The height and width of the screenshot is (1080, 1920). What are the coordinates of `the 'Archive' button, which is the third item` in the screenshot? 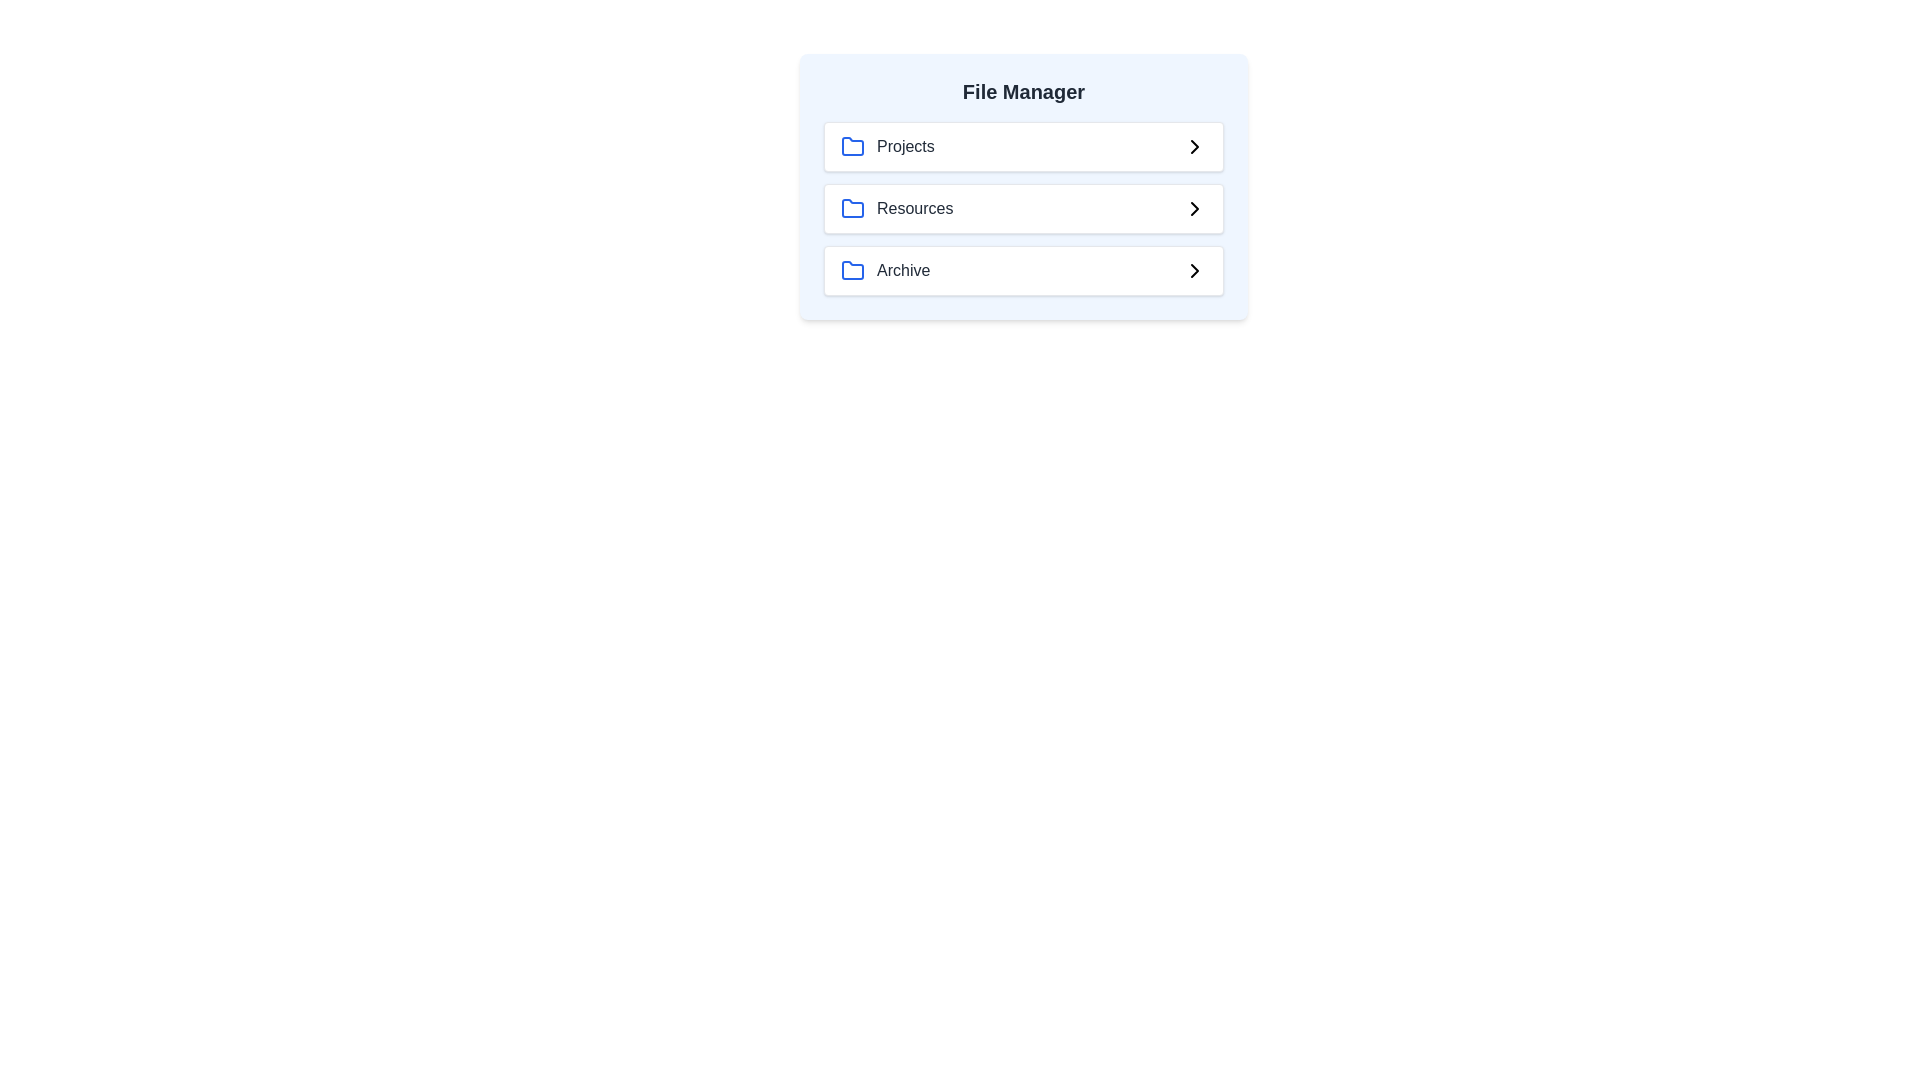 It's located at (884, 270).